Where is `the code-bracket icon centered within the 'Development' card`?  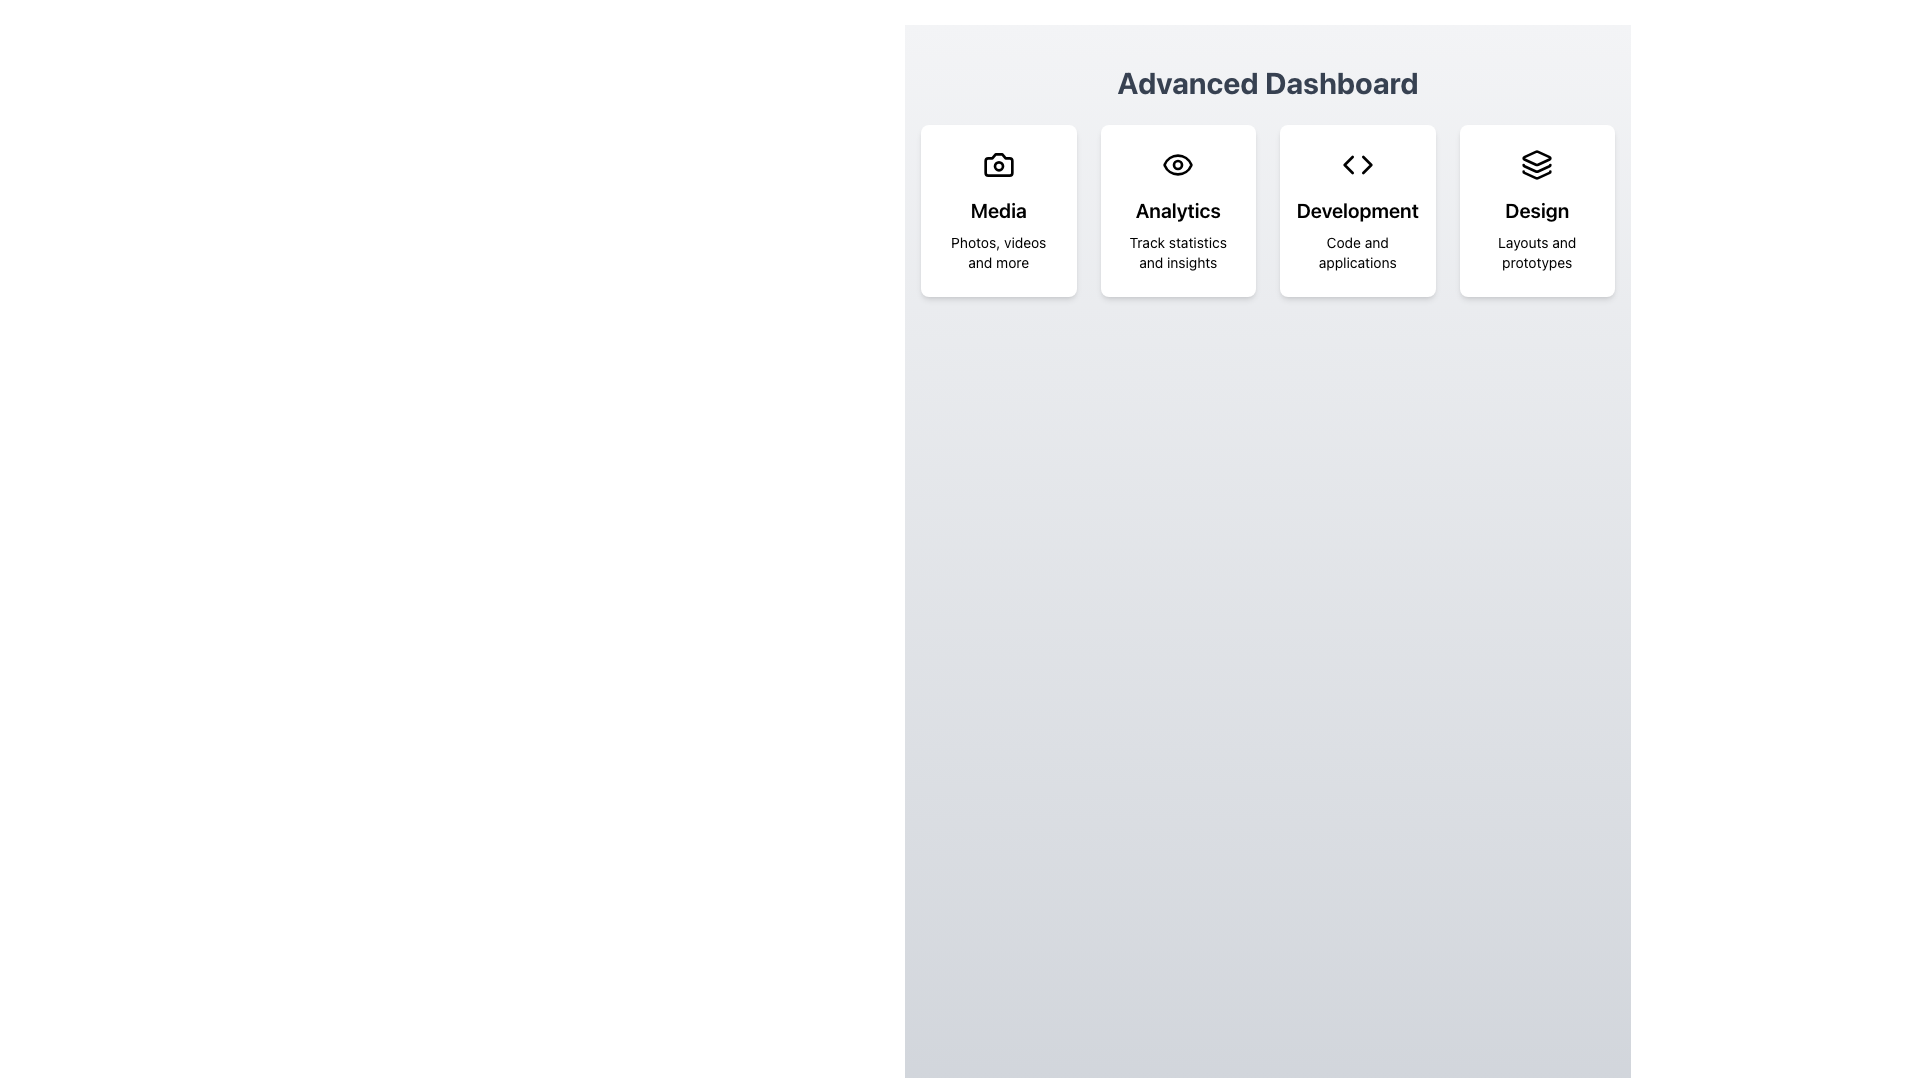 the code-bracket icon centered within the 'Development' card is located at coordinates (1357, 164).